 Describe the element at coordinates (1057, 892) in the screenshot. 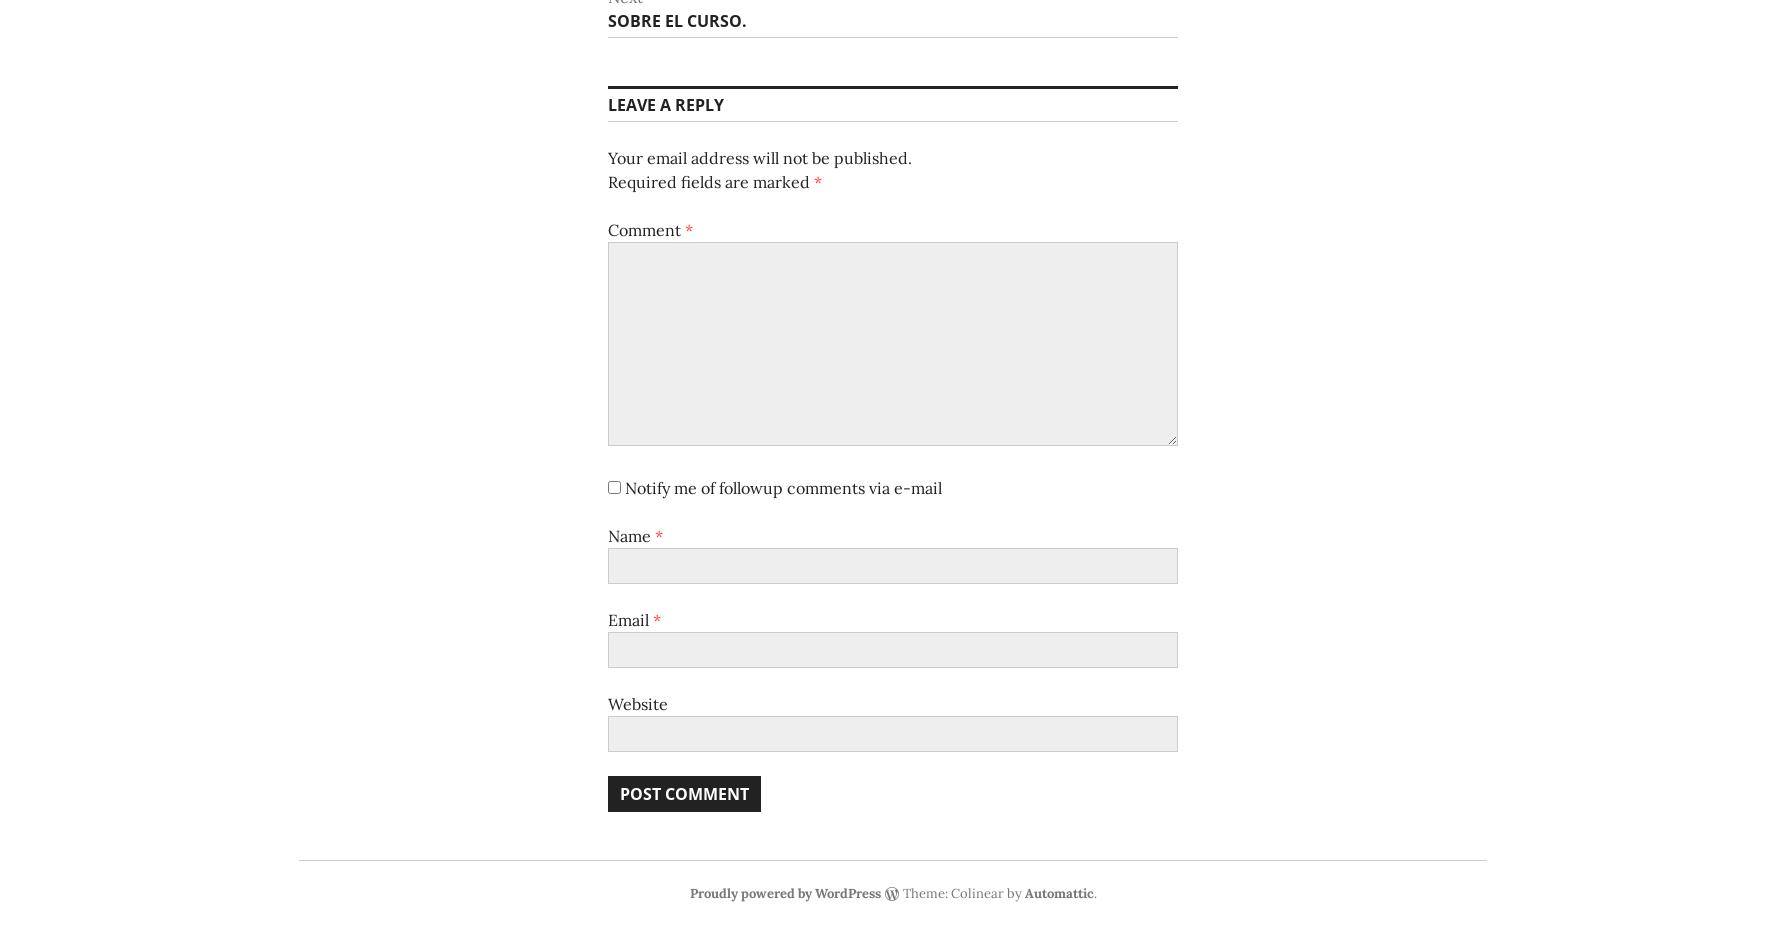

I see `'Automattic'` at that location.